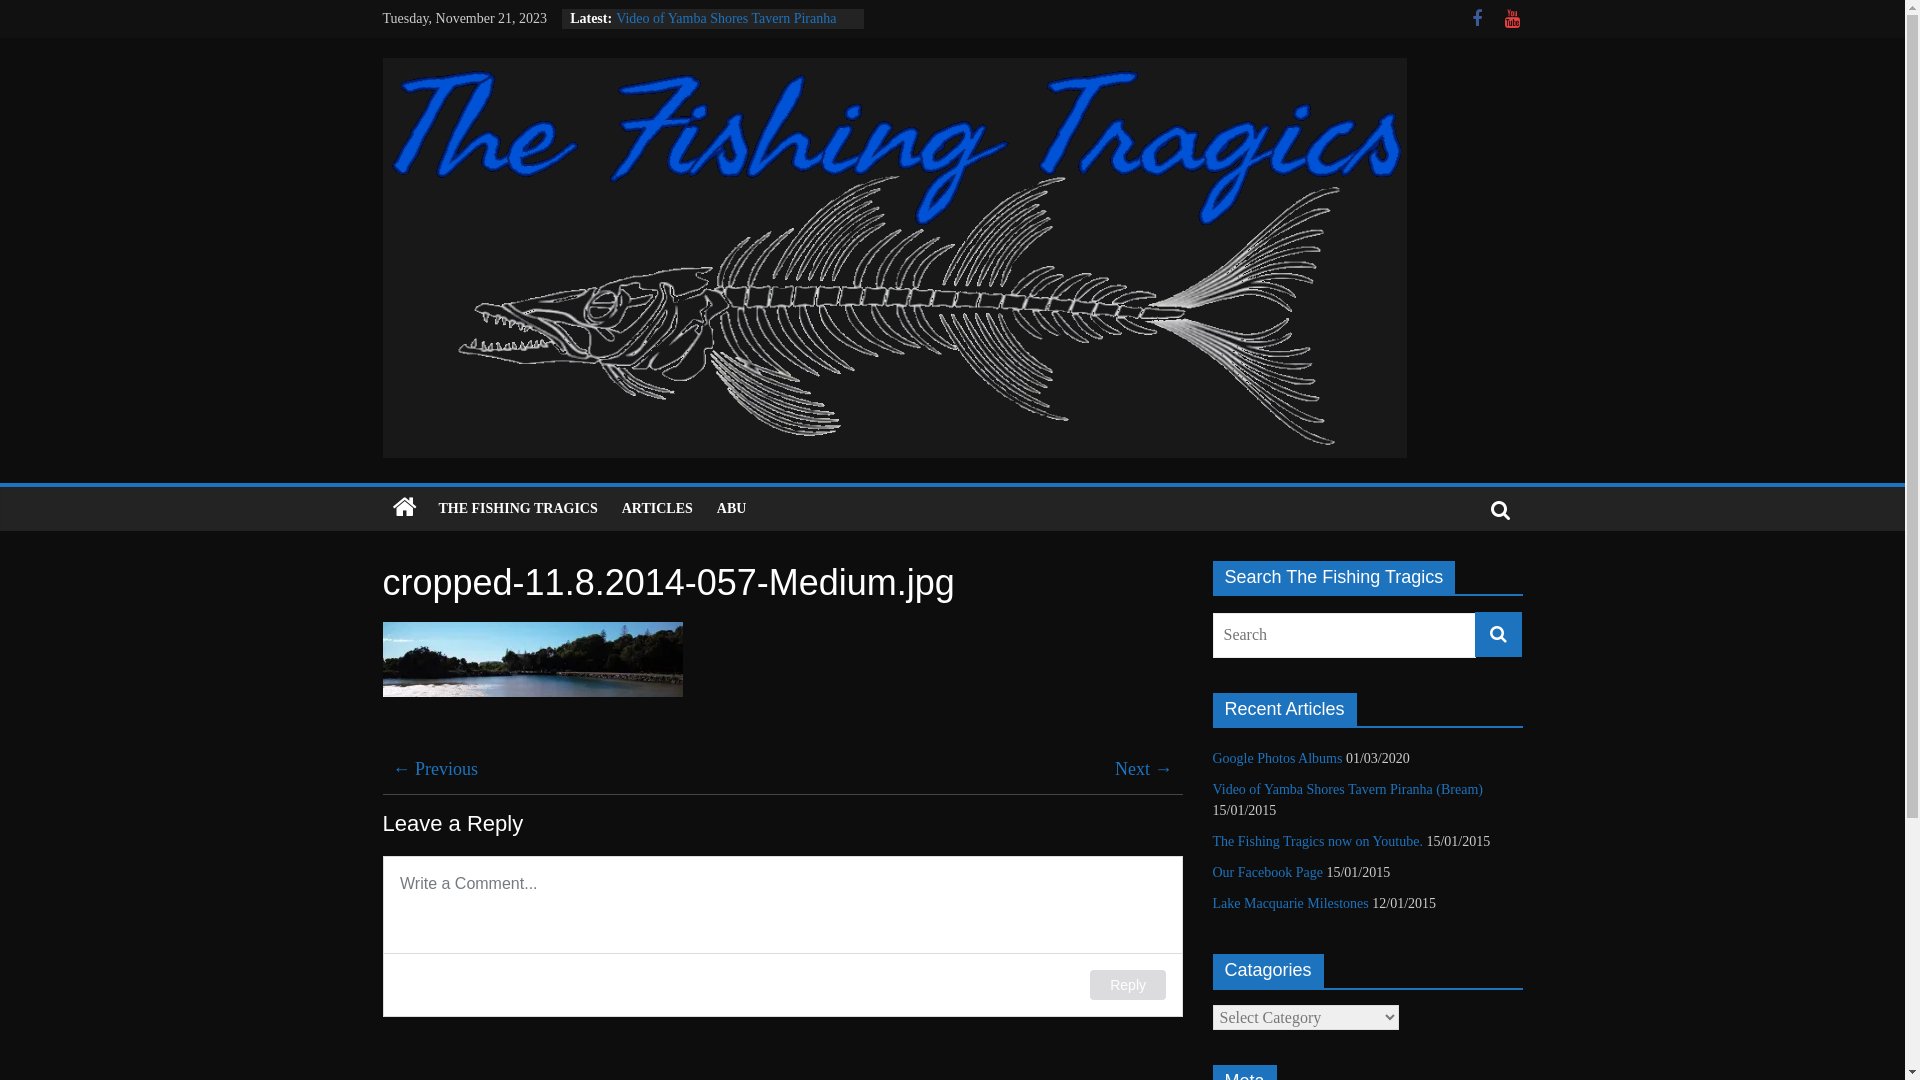  I want to click on 'ARTICLES', so click(657, 508).